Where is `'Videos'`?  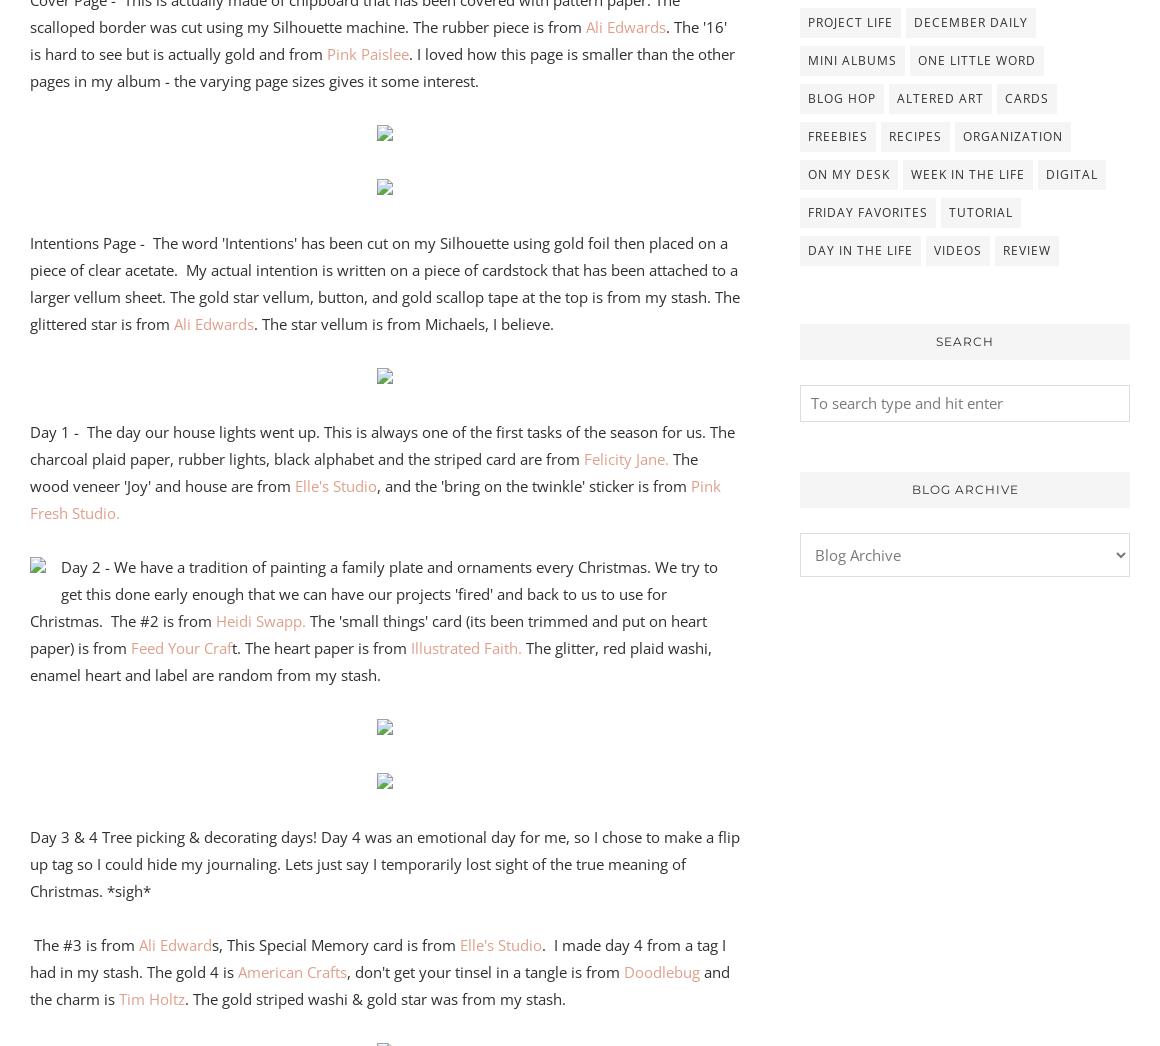 'Videos' is located at coordinates (958, 248).